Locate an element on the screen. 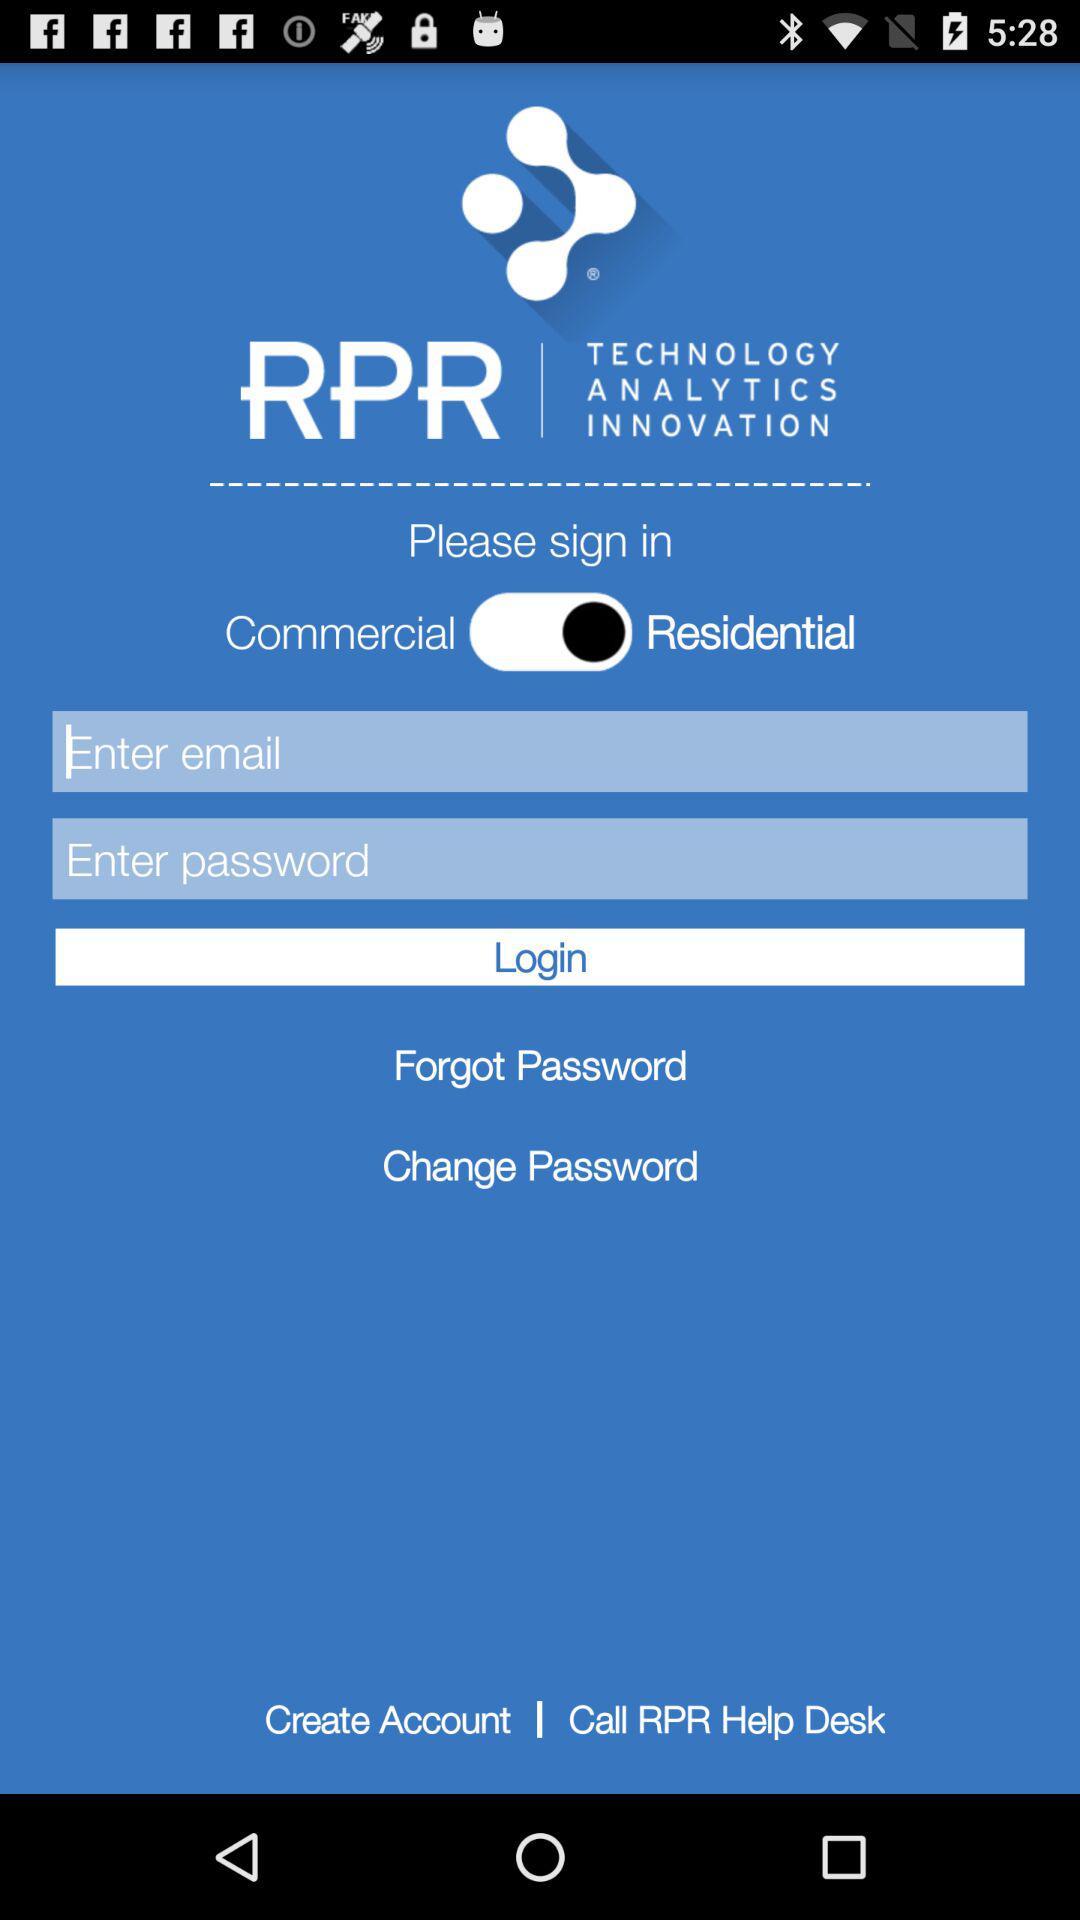 This screenshot has height=1920, width=1080. the text left to call rpr help desk is located at coordinates (388, 1718).